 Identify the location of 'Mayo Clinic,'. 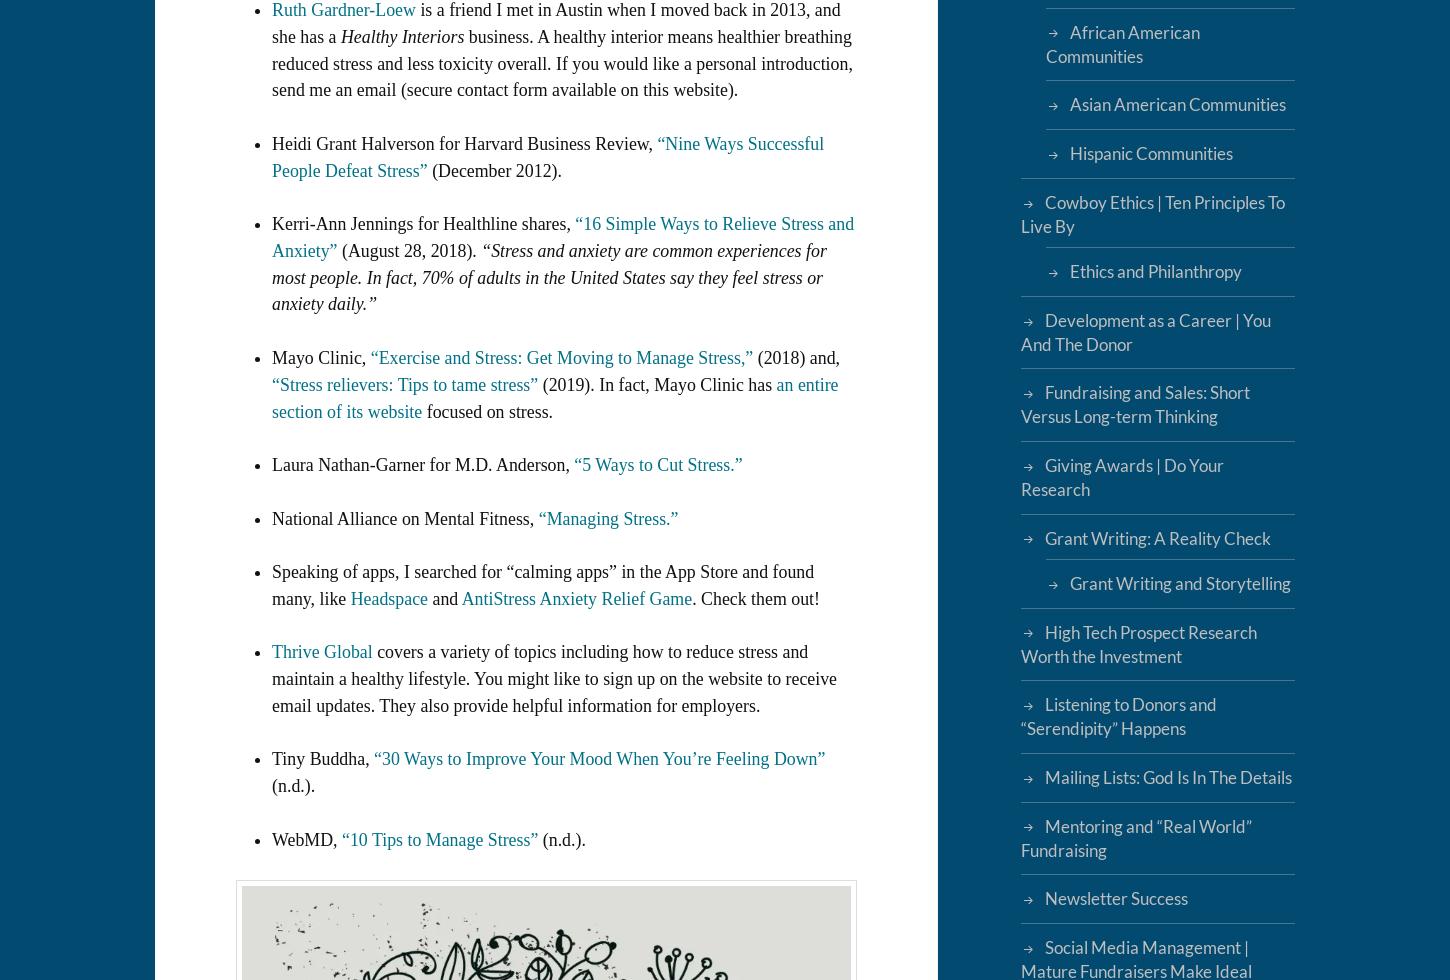
(321, 357).